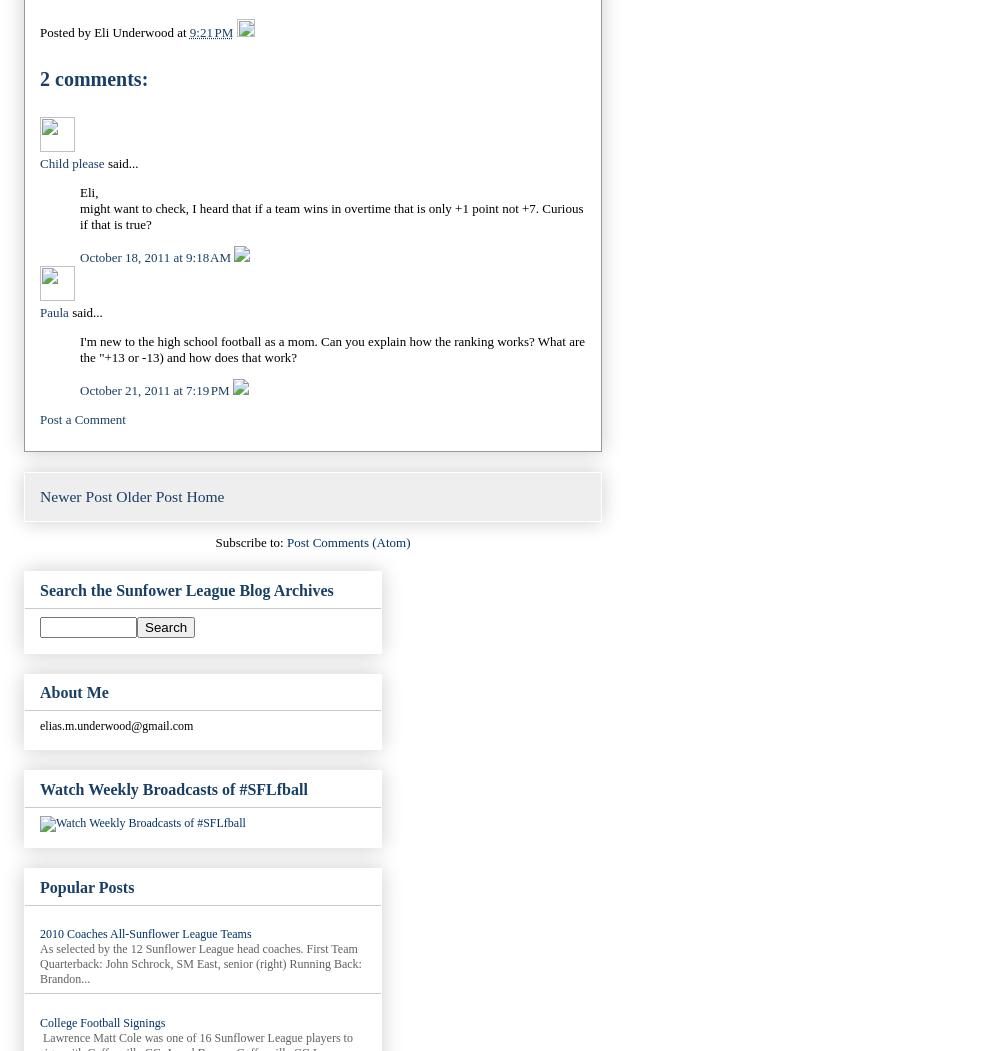  Describe the element at coordinates (173, 788) in the screenshot. I see `'Watch Weekly Broadcasts  of  #SFLfball'` at that location.